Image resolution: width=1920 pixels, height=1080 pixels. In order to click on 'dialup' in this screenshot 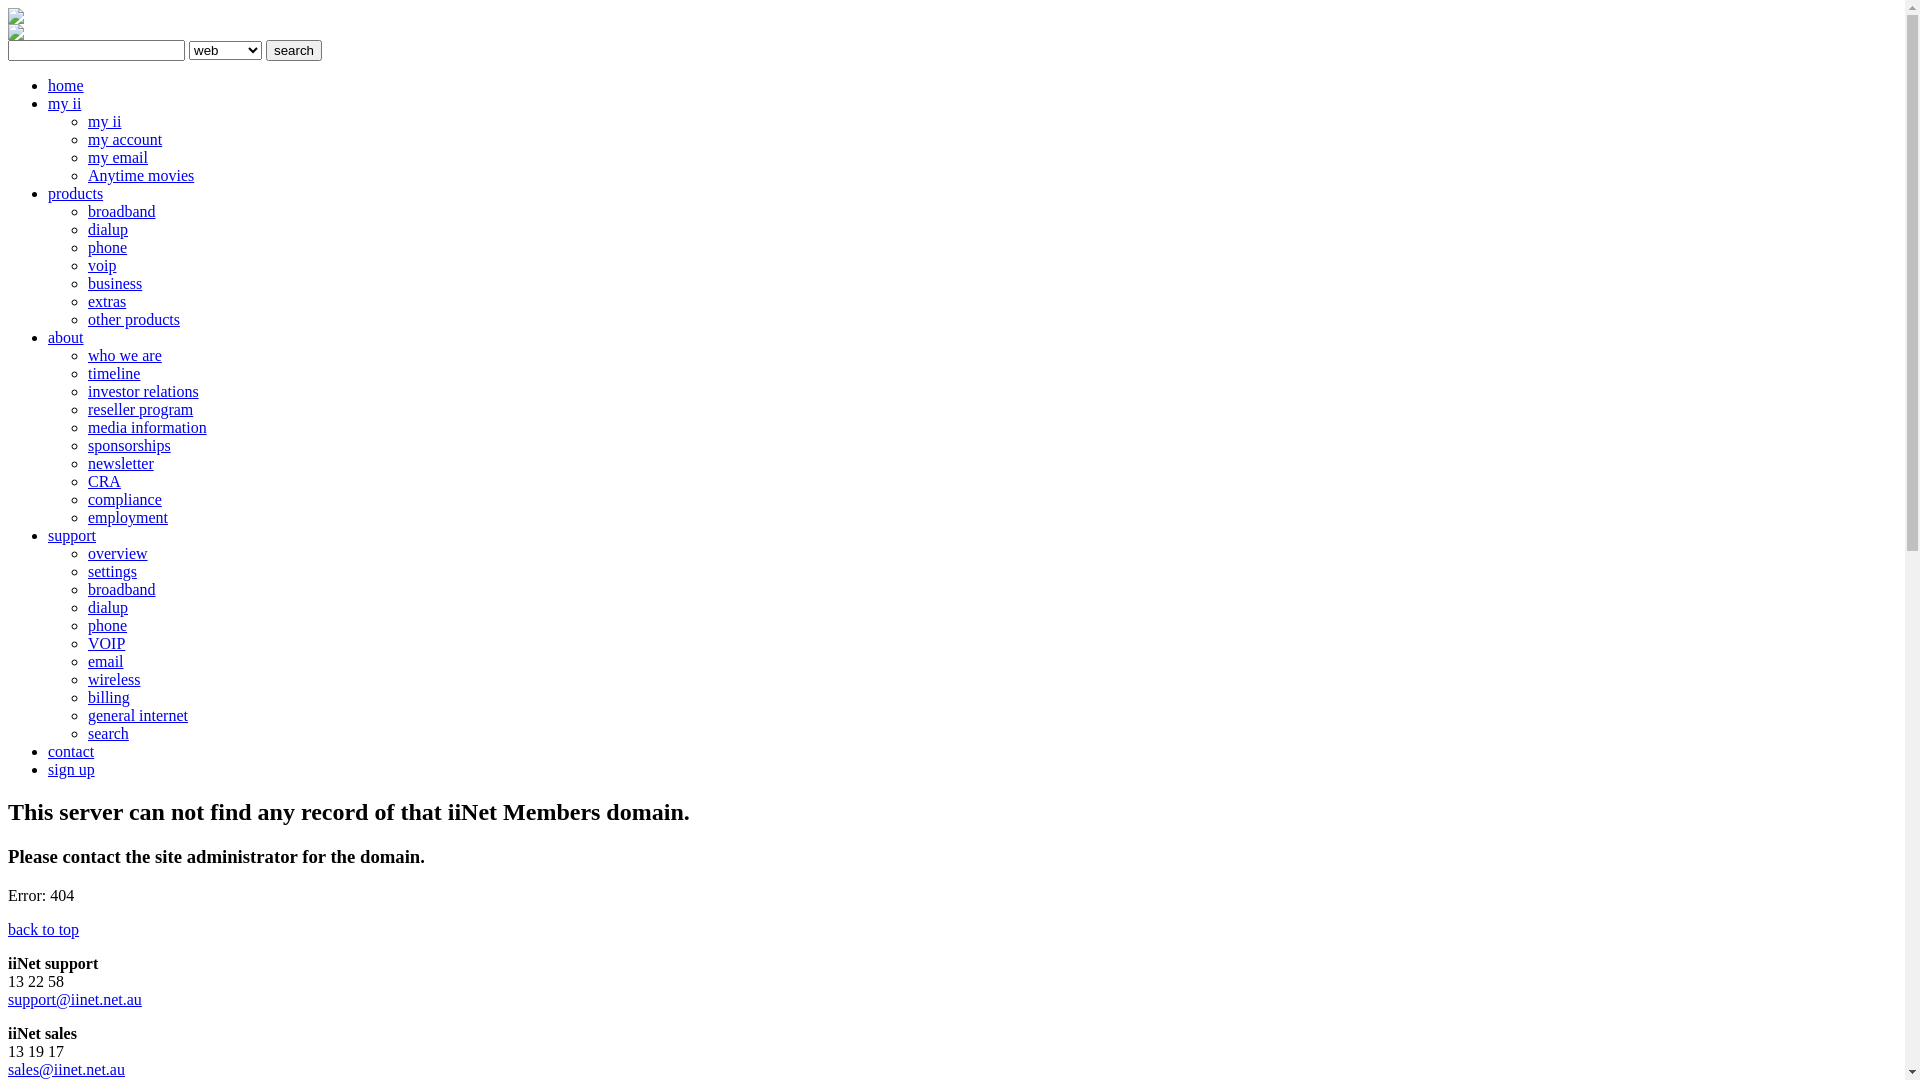, I will do `click(106, 228)`.